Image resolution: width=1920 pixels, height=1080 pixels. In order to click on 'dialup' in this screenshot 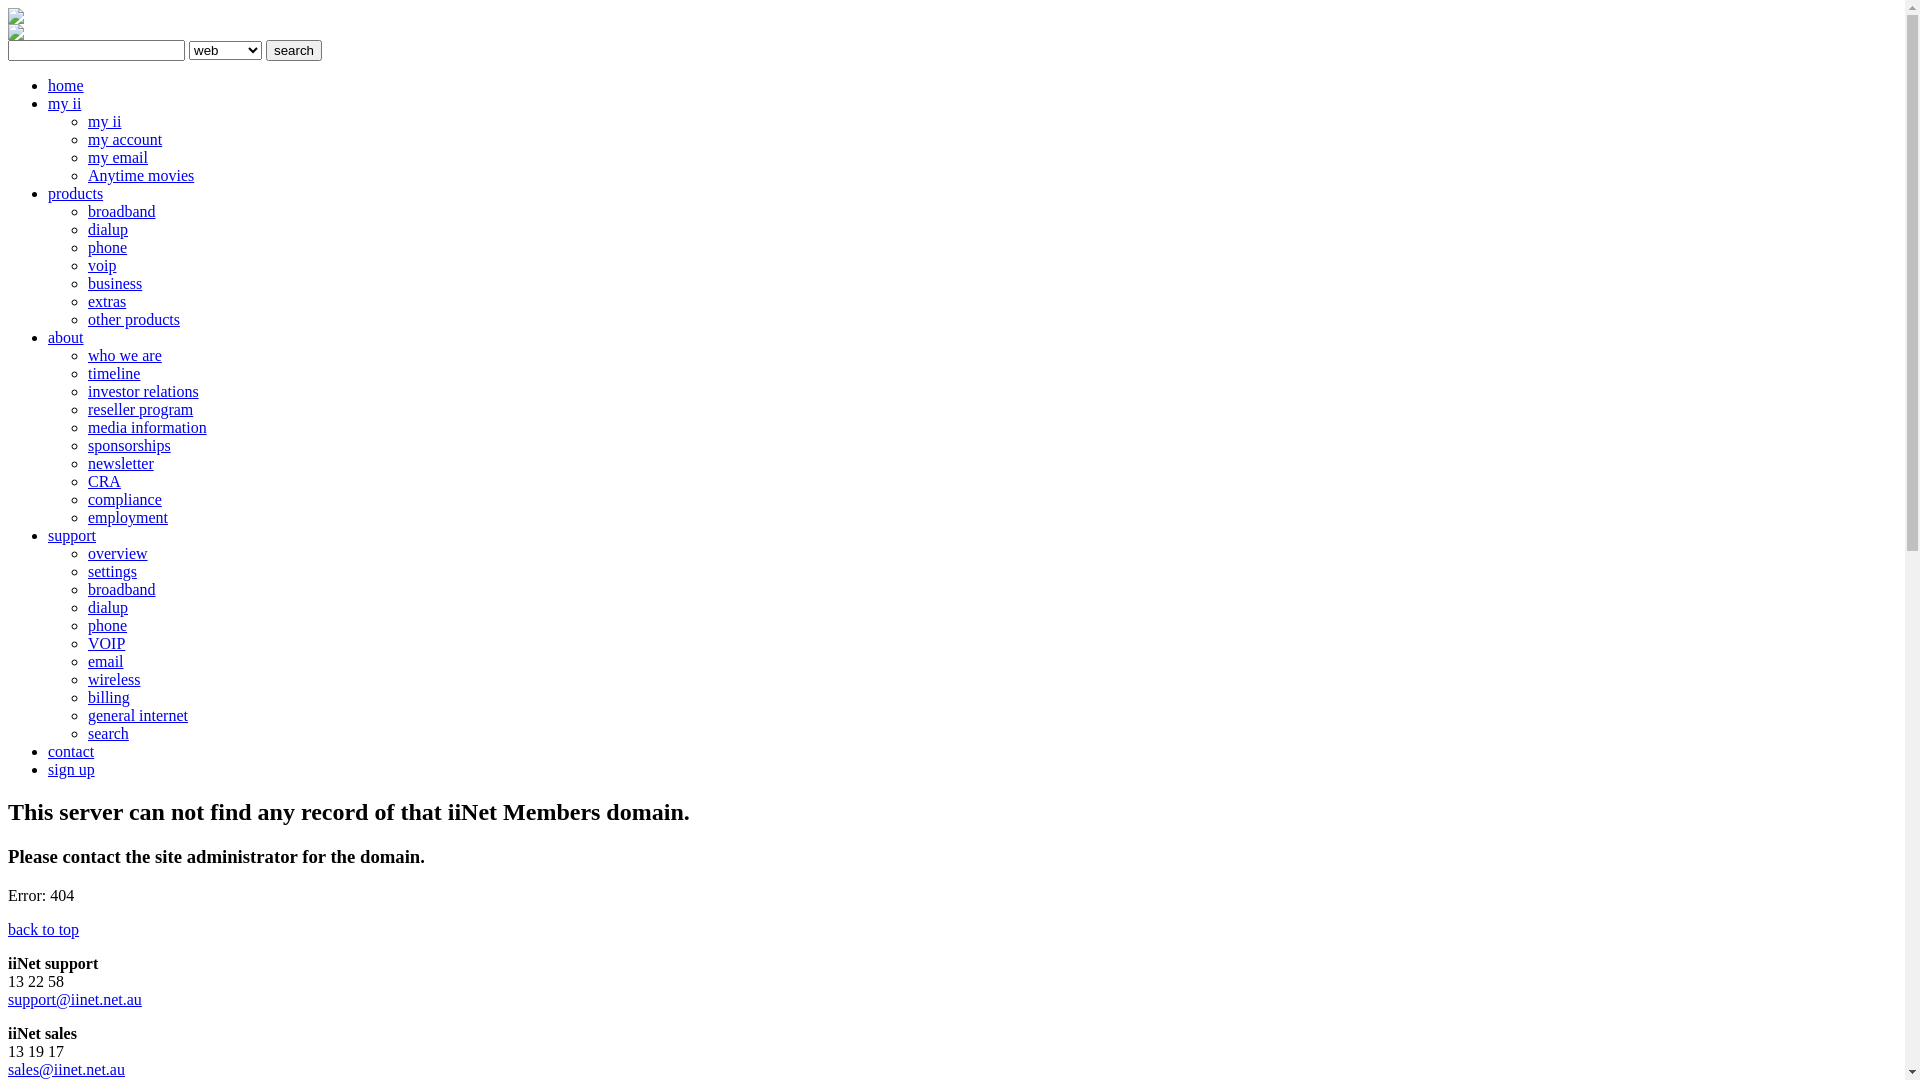, I will do `click(106, 228)`.